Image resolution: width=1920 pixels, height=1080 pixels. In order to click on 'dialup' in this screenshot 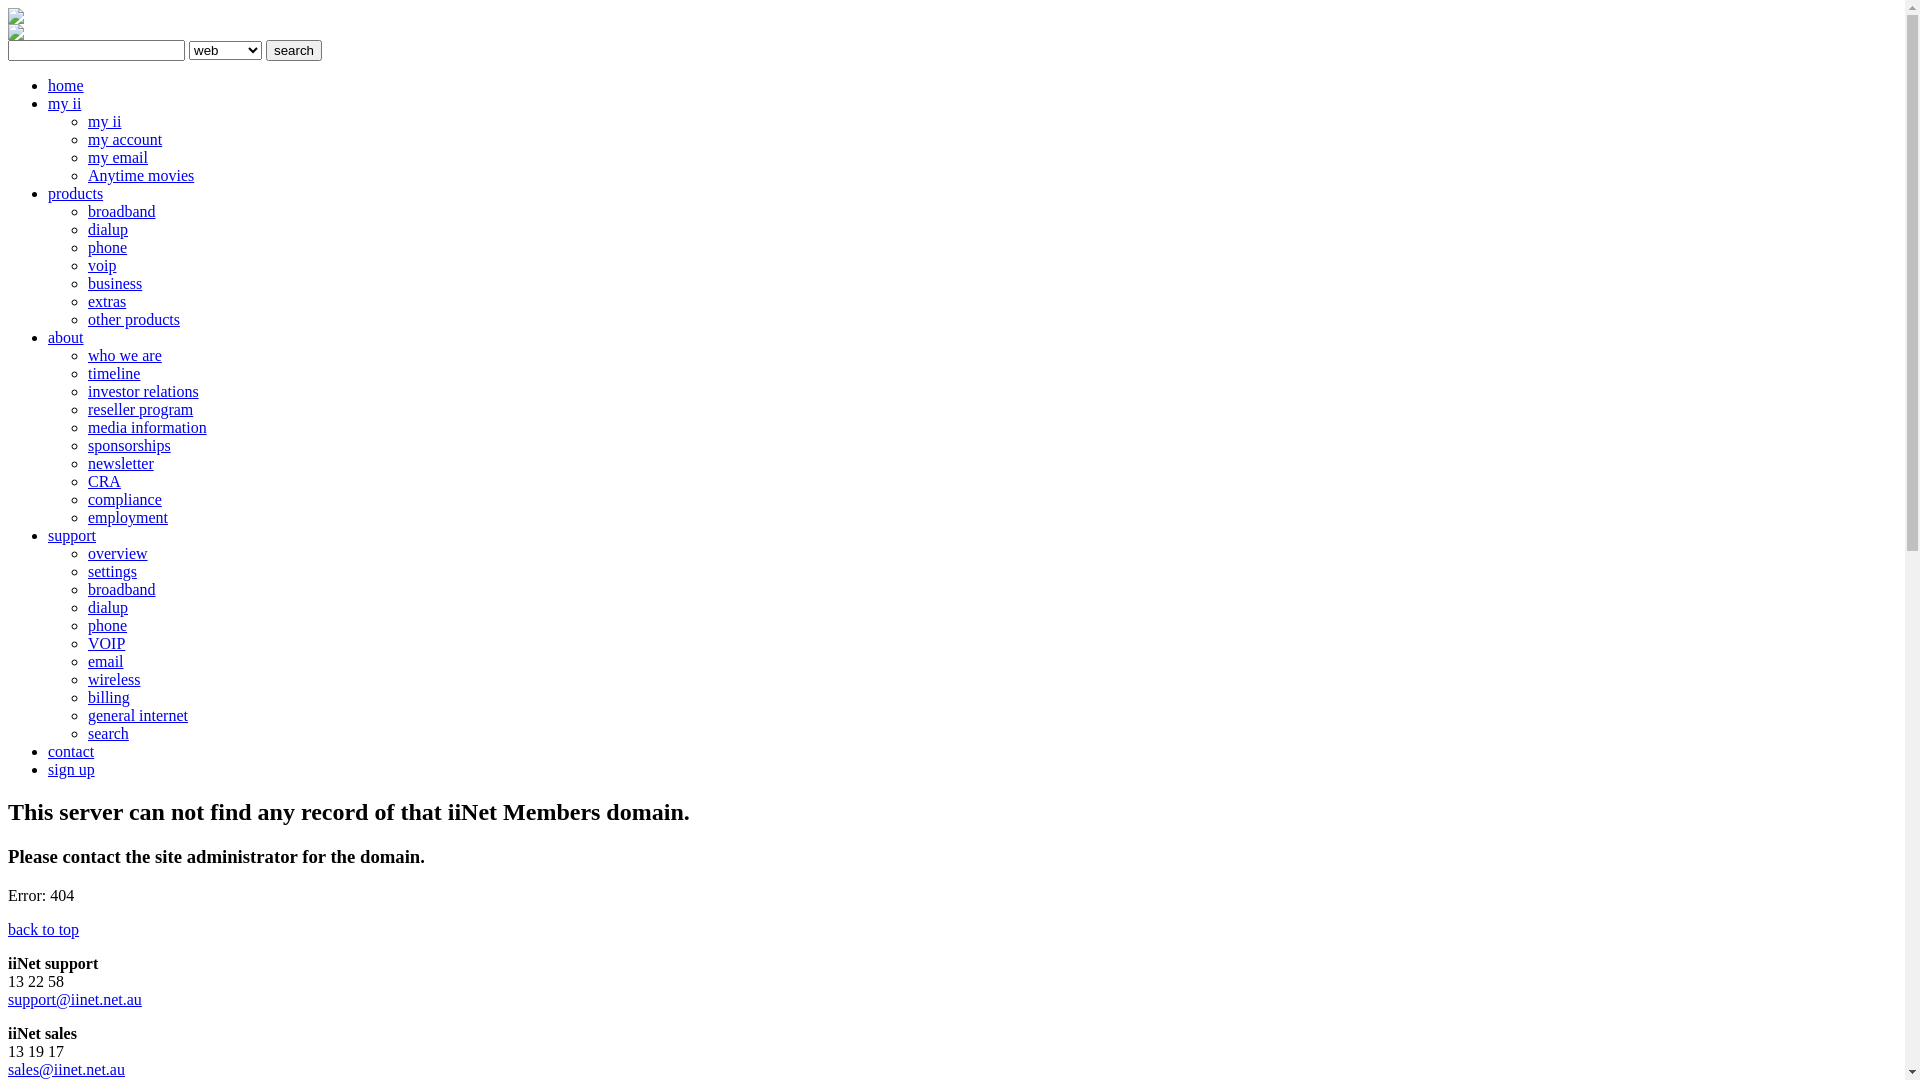, I will do `click(106, 228)`.